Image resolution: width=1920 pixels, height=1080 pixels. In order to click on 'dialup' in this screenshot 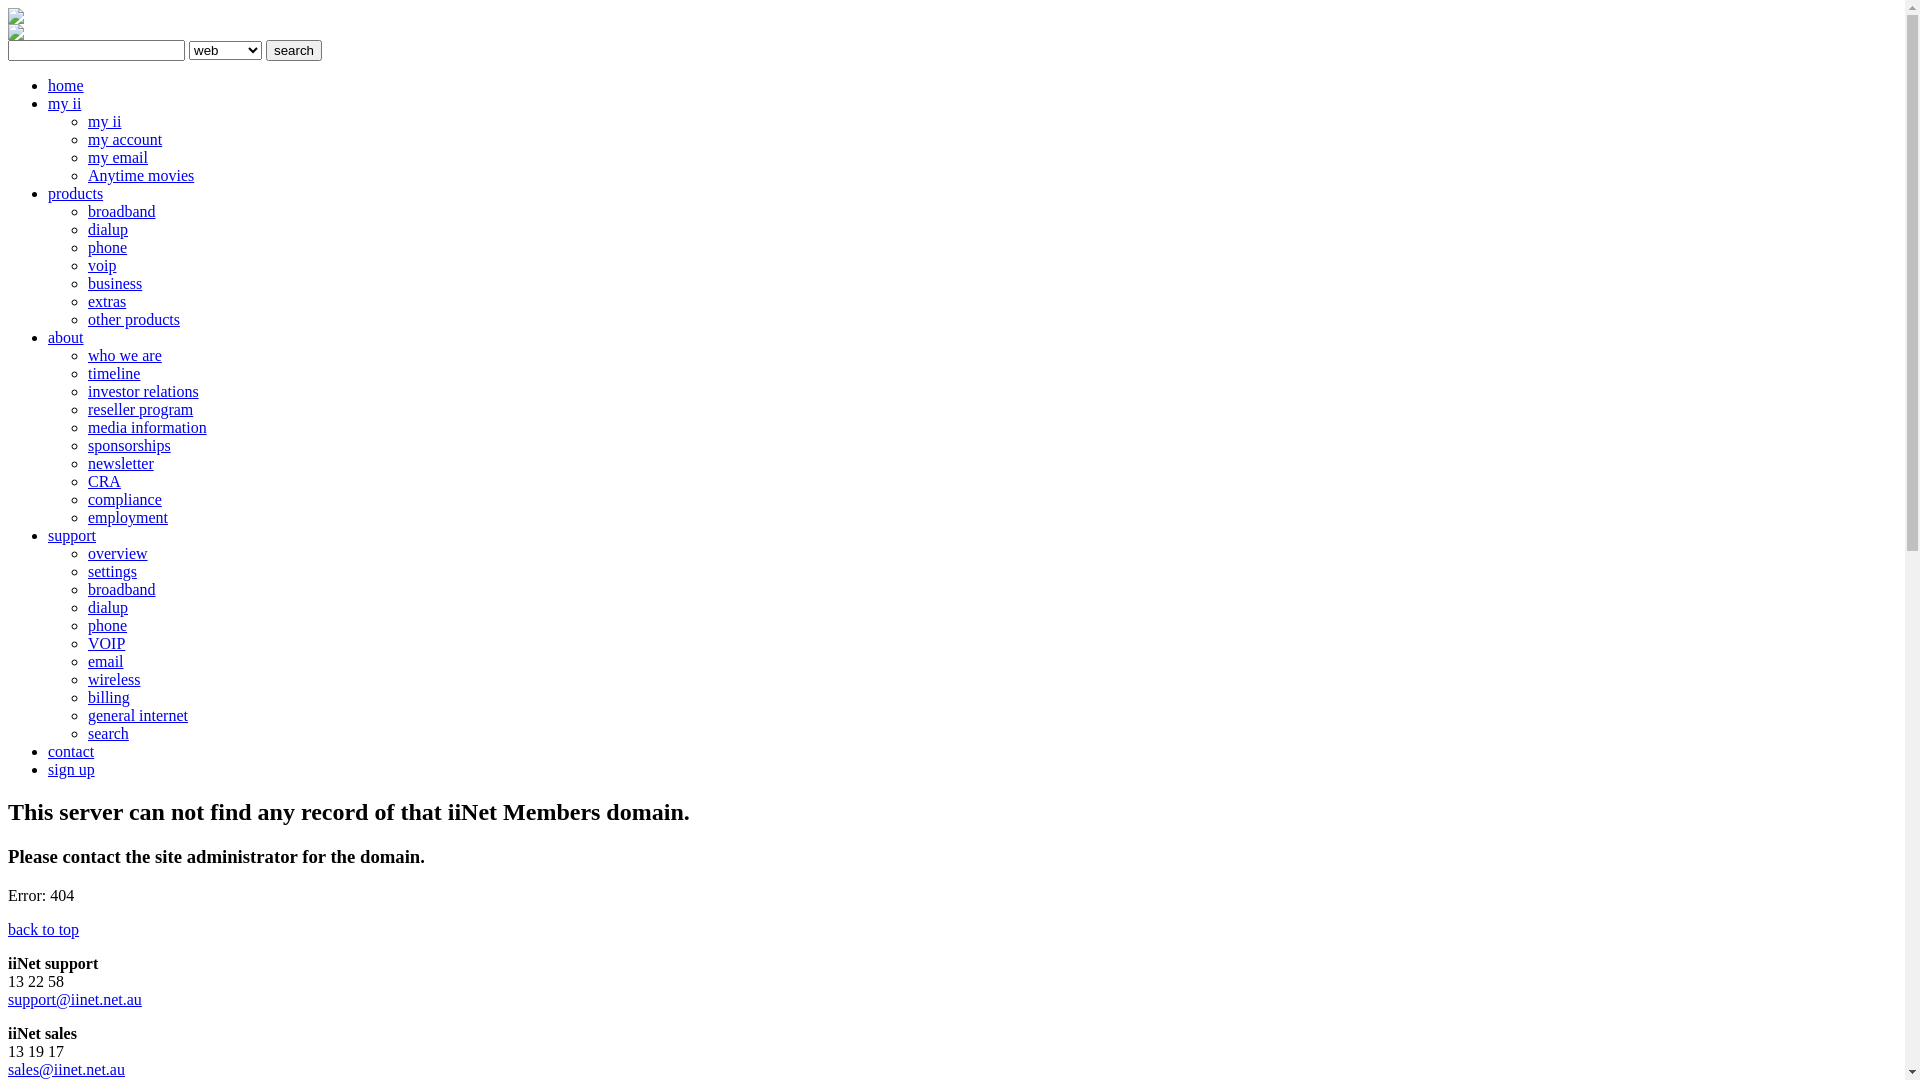, I will do `click(106, 228)`.